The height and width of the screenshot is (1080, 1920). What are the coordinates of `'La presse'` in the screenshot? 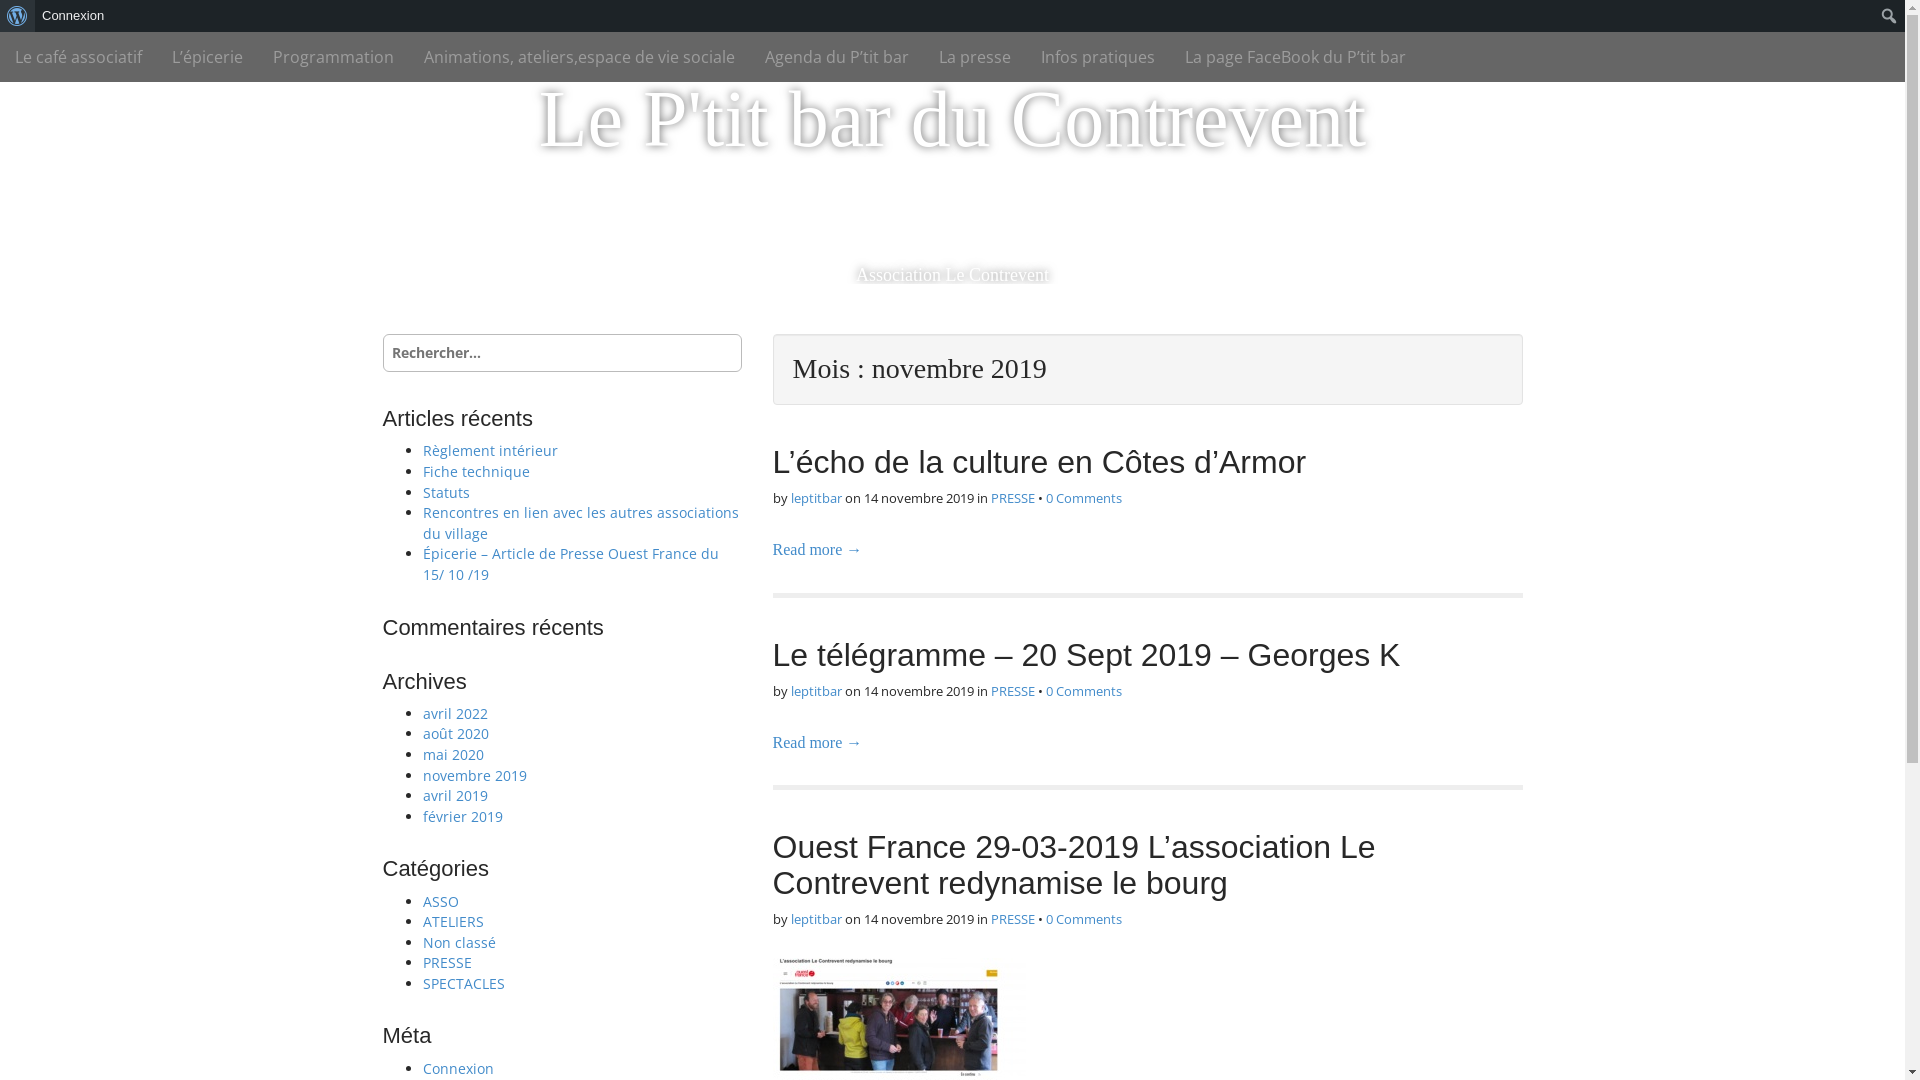 It's located at (923, 56).